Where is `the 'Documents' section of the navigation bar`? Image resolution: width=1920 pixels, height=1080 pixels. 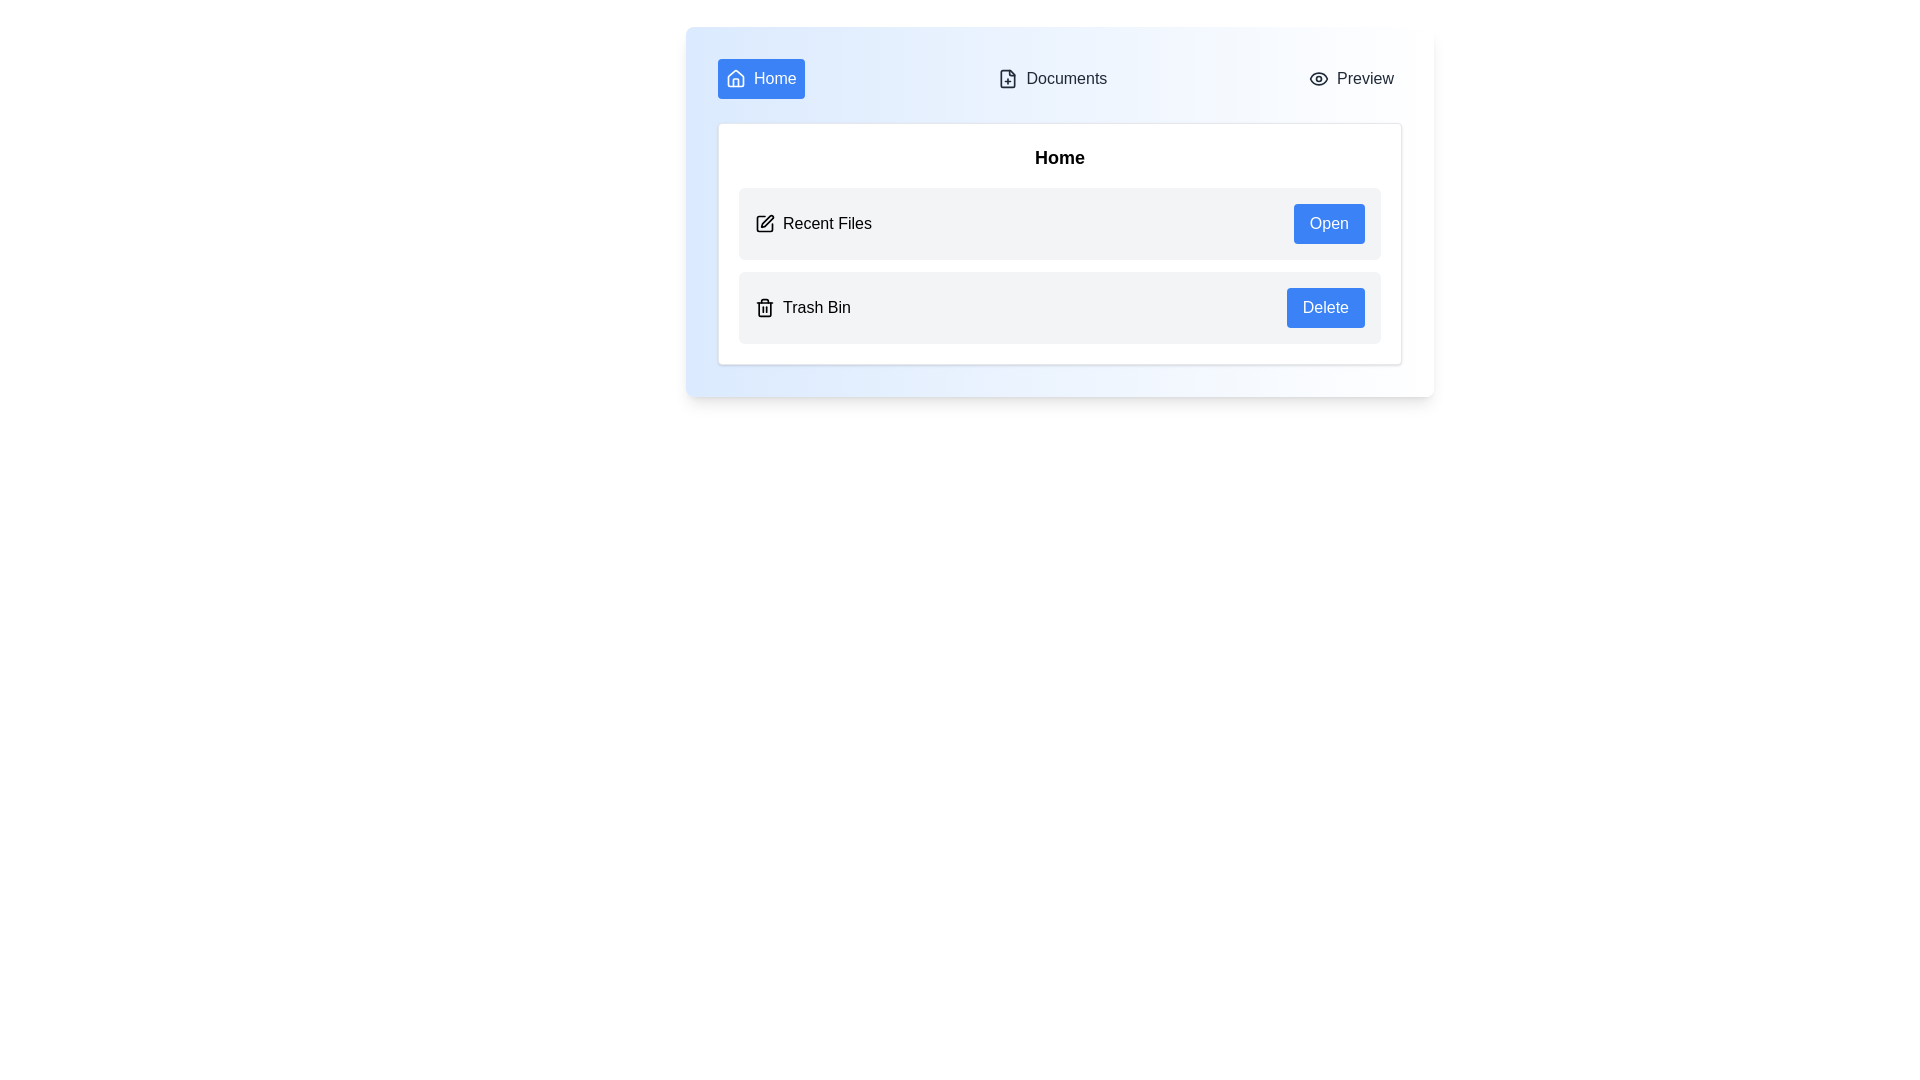
the 'Documents' section of the navigation bar is located at coordinates (1059, 77).